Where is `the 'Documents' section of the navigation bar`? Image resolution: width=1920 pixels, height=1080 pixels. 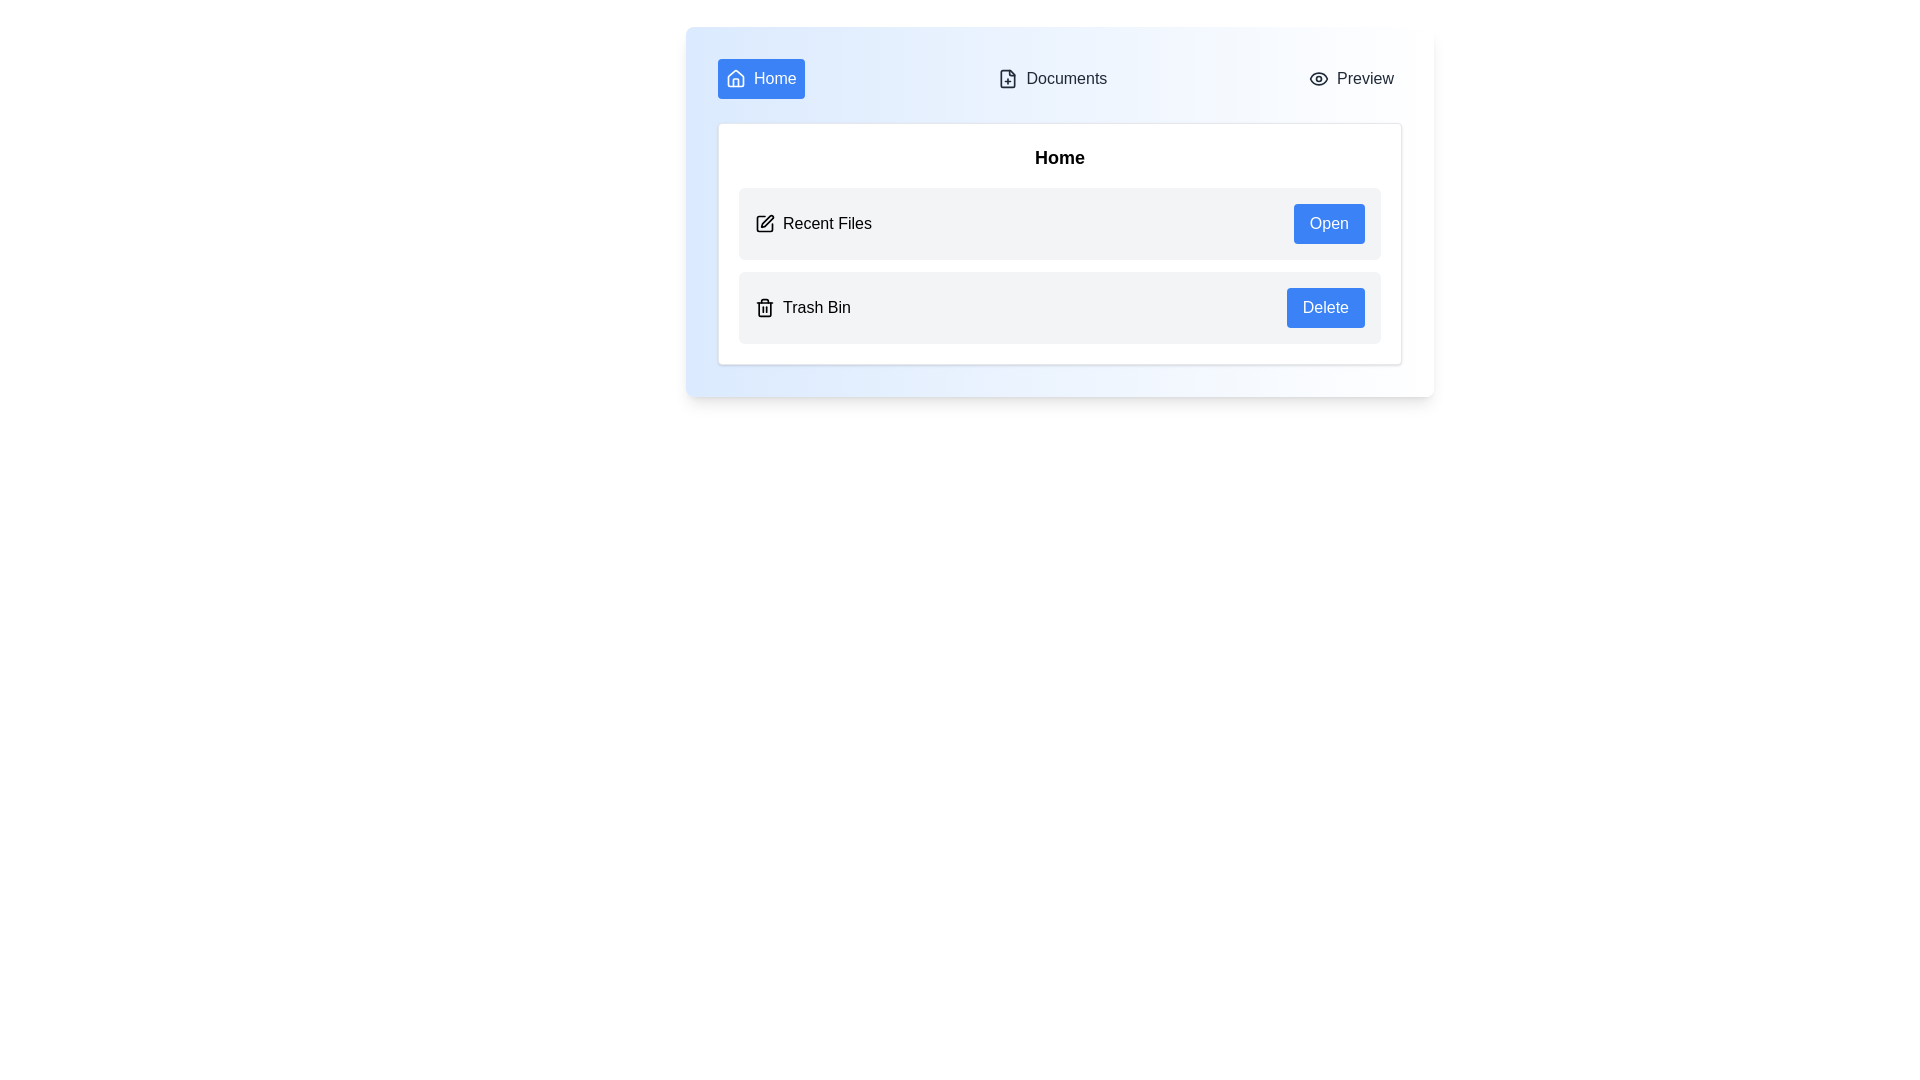
the 'Documents' section of the navigation bar is located at coordinates (1059, 77).